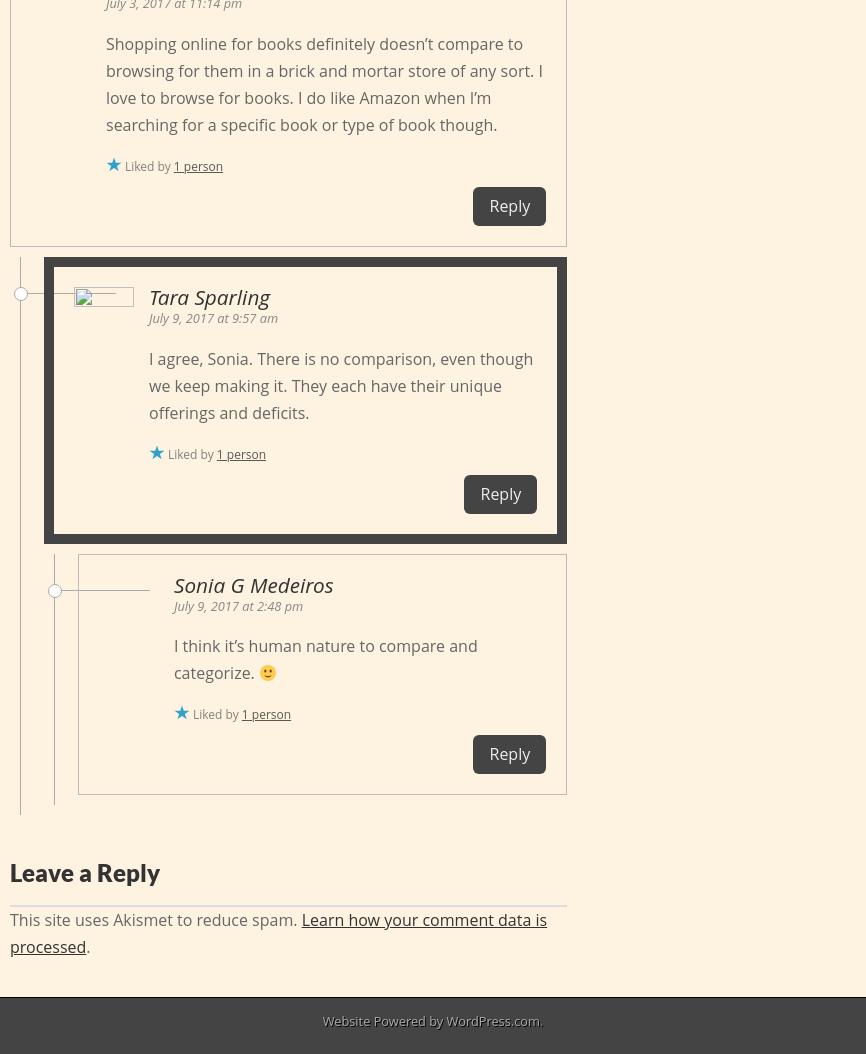 The image size is (866, 1054). Describe the element at coordinates (208, 296) in the screenshot. I see `'Tara Sparling'` at that location.